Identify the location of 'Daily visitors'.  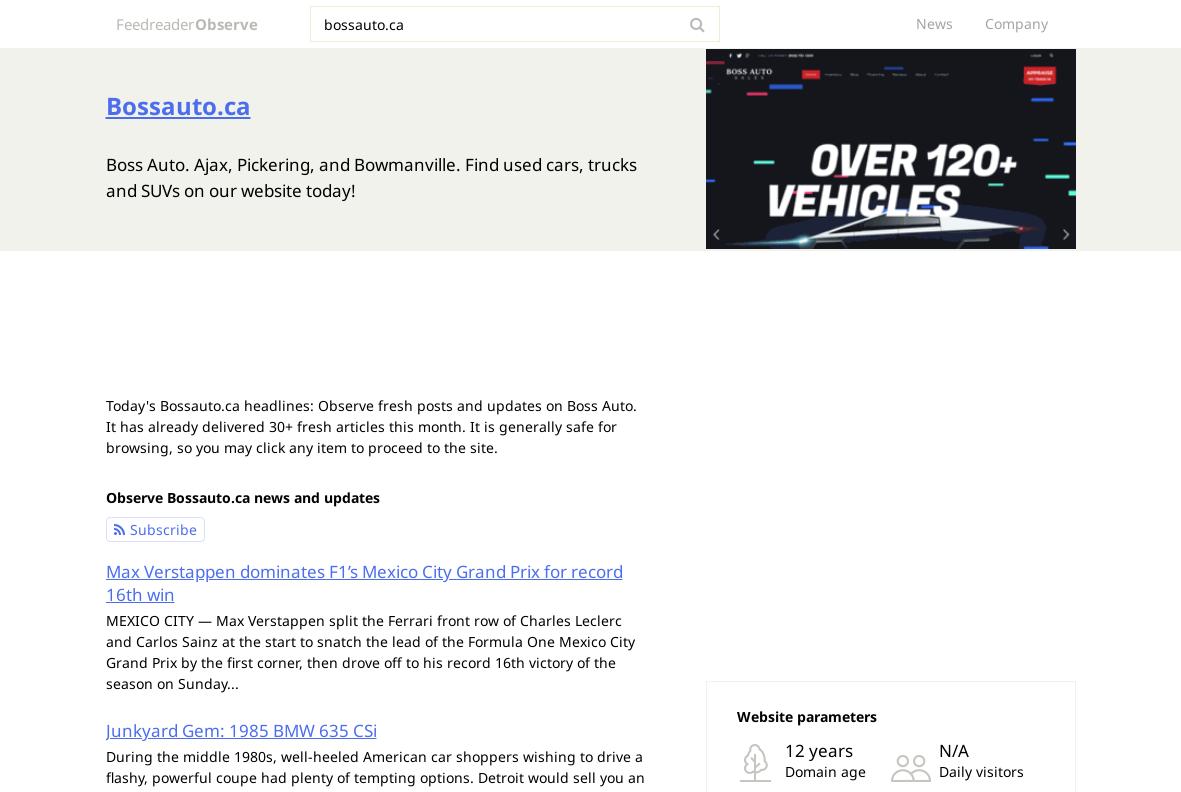
(979, 771).